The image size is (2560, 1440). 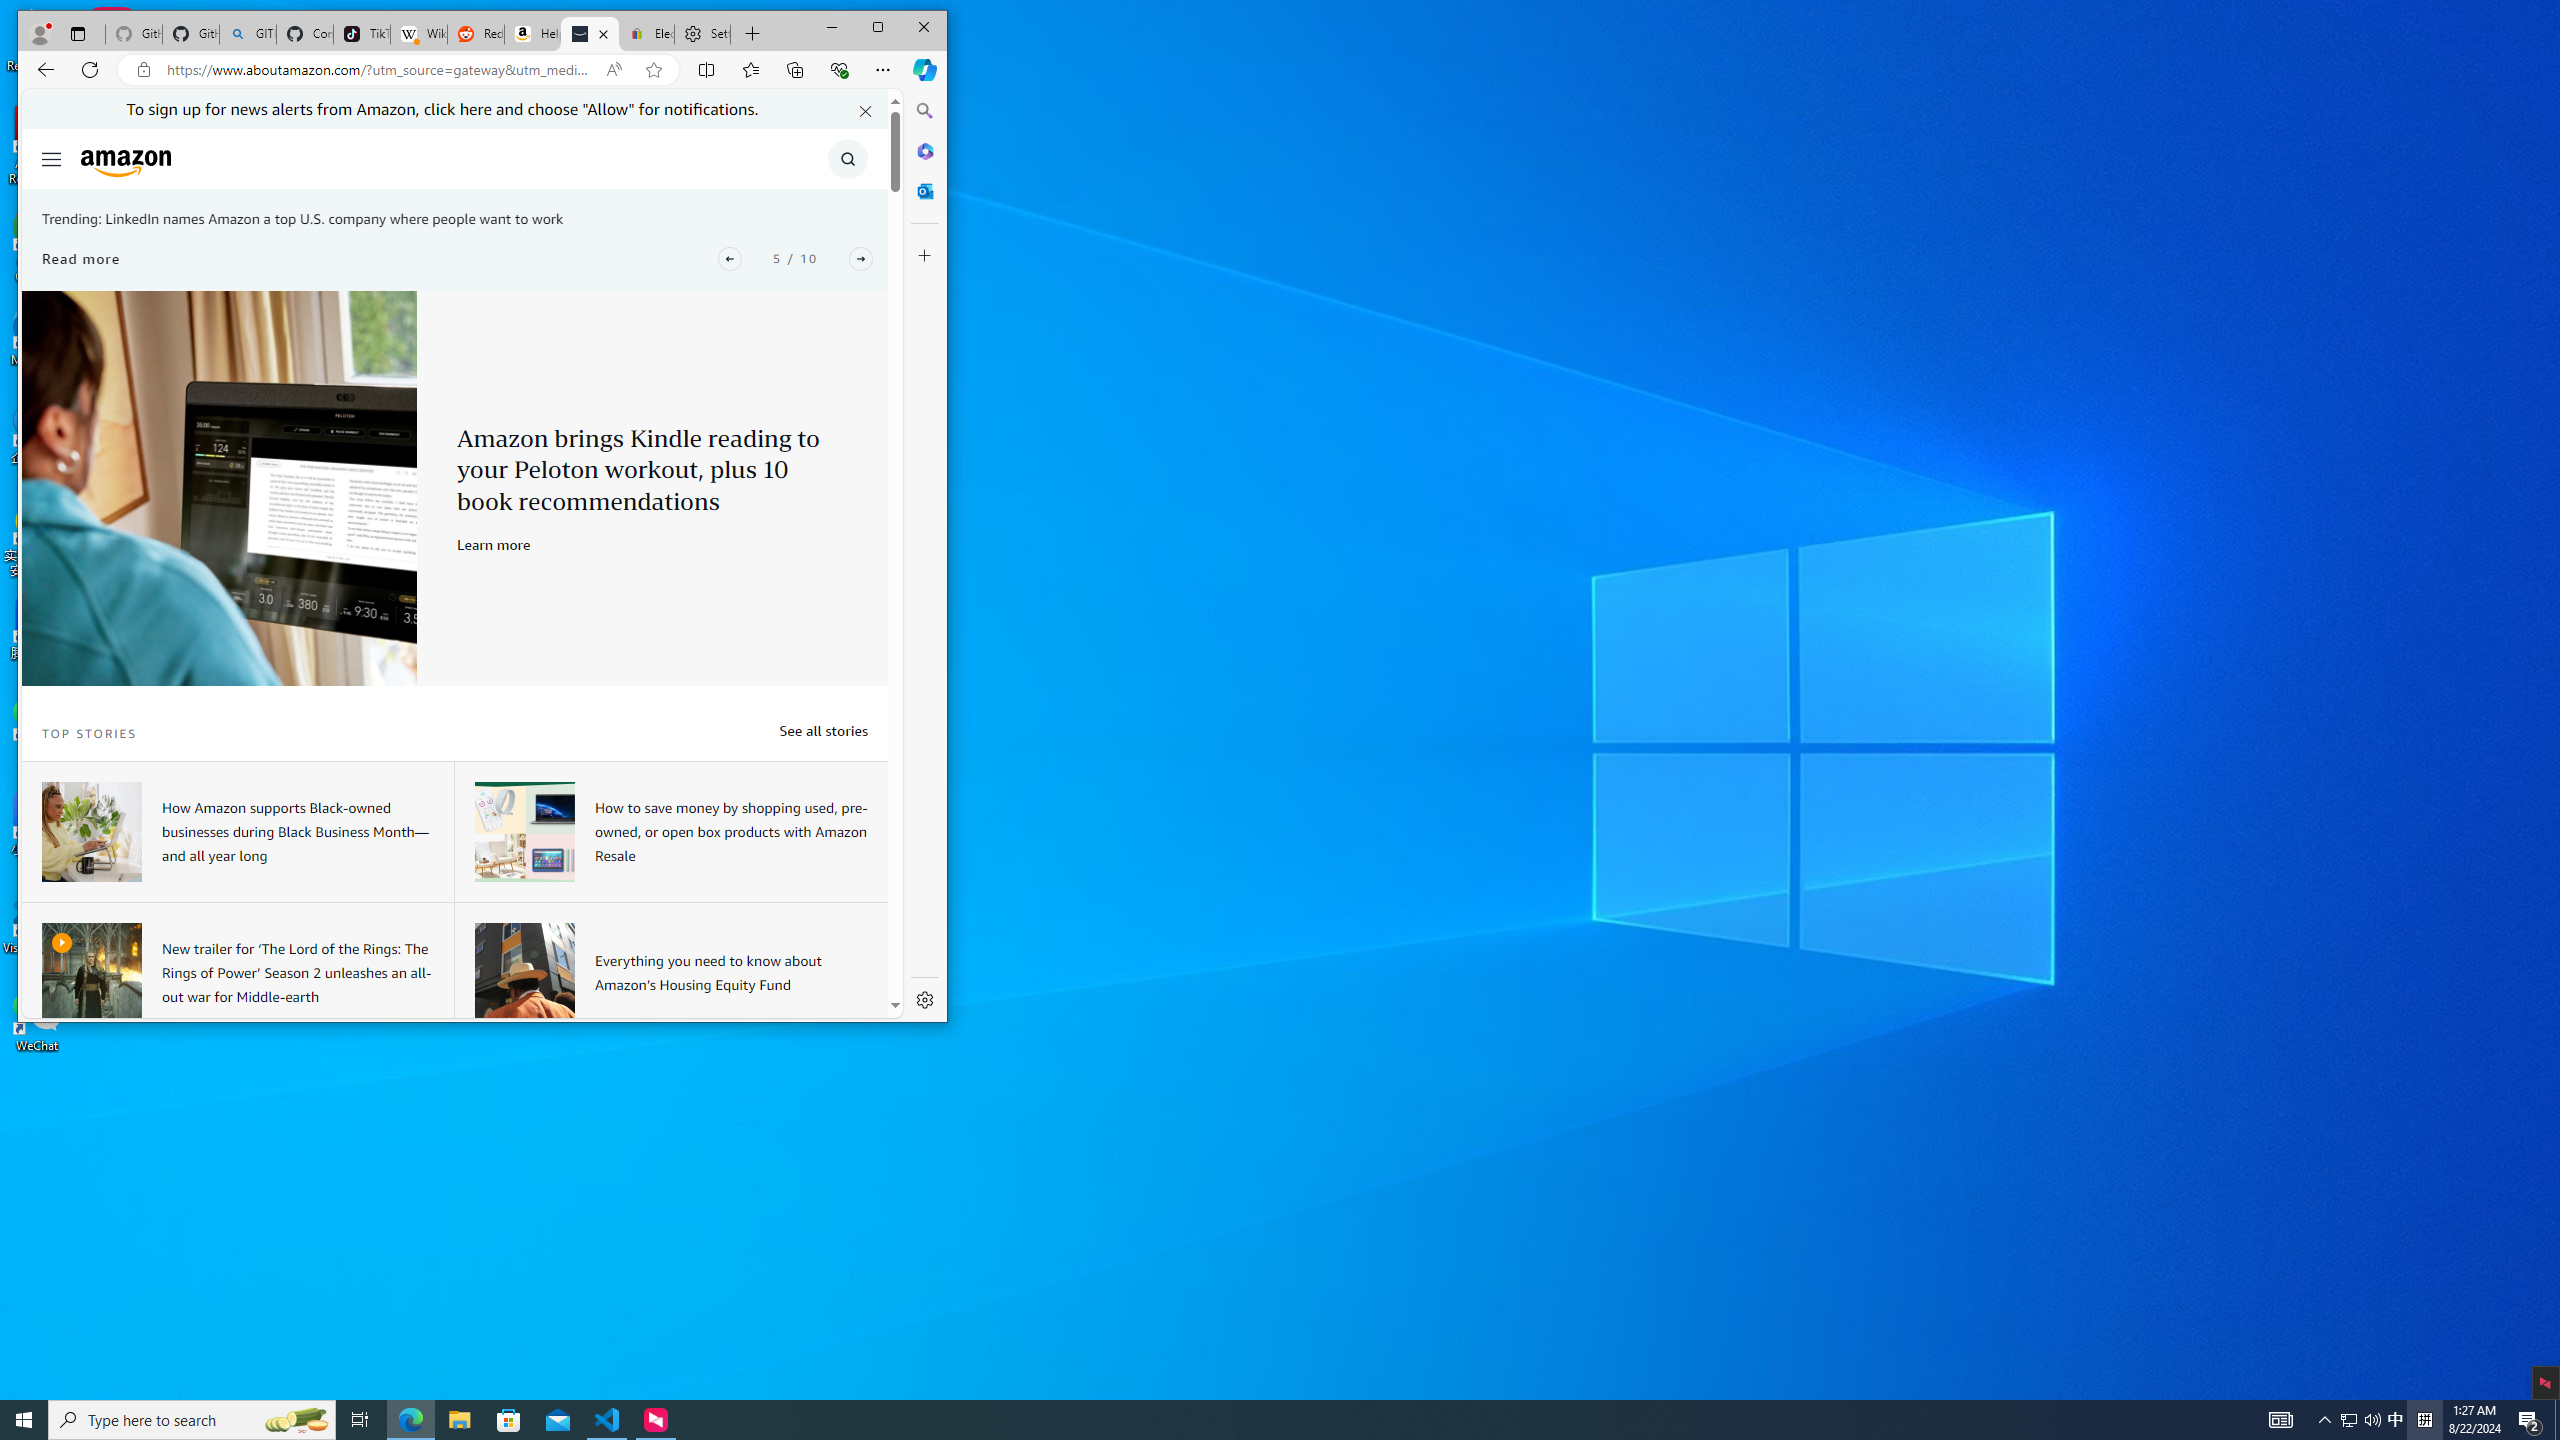 What do you see at coordinates (847, 157) in the screenshot?
I see `'Class: icon-search'` at bounding box center [847, 157].